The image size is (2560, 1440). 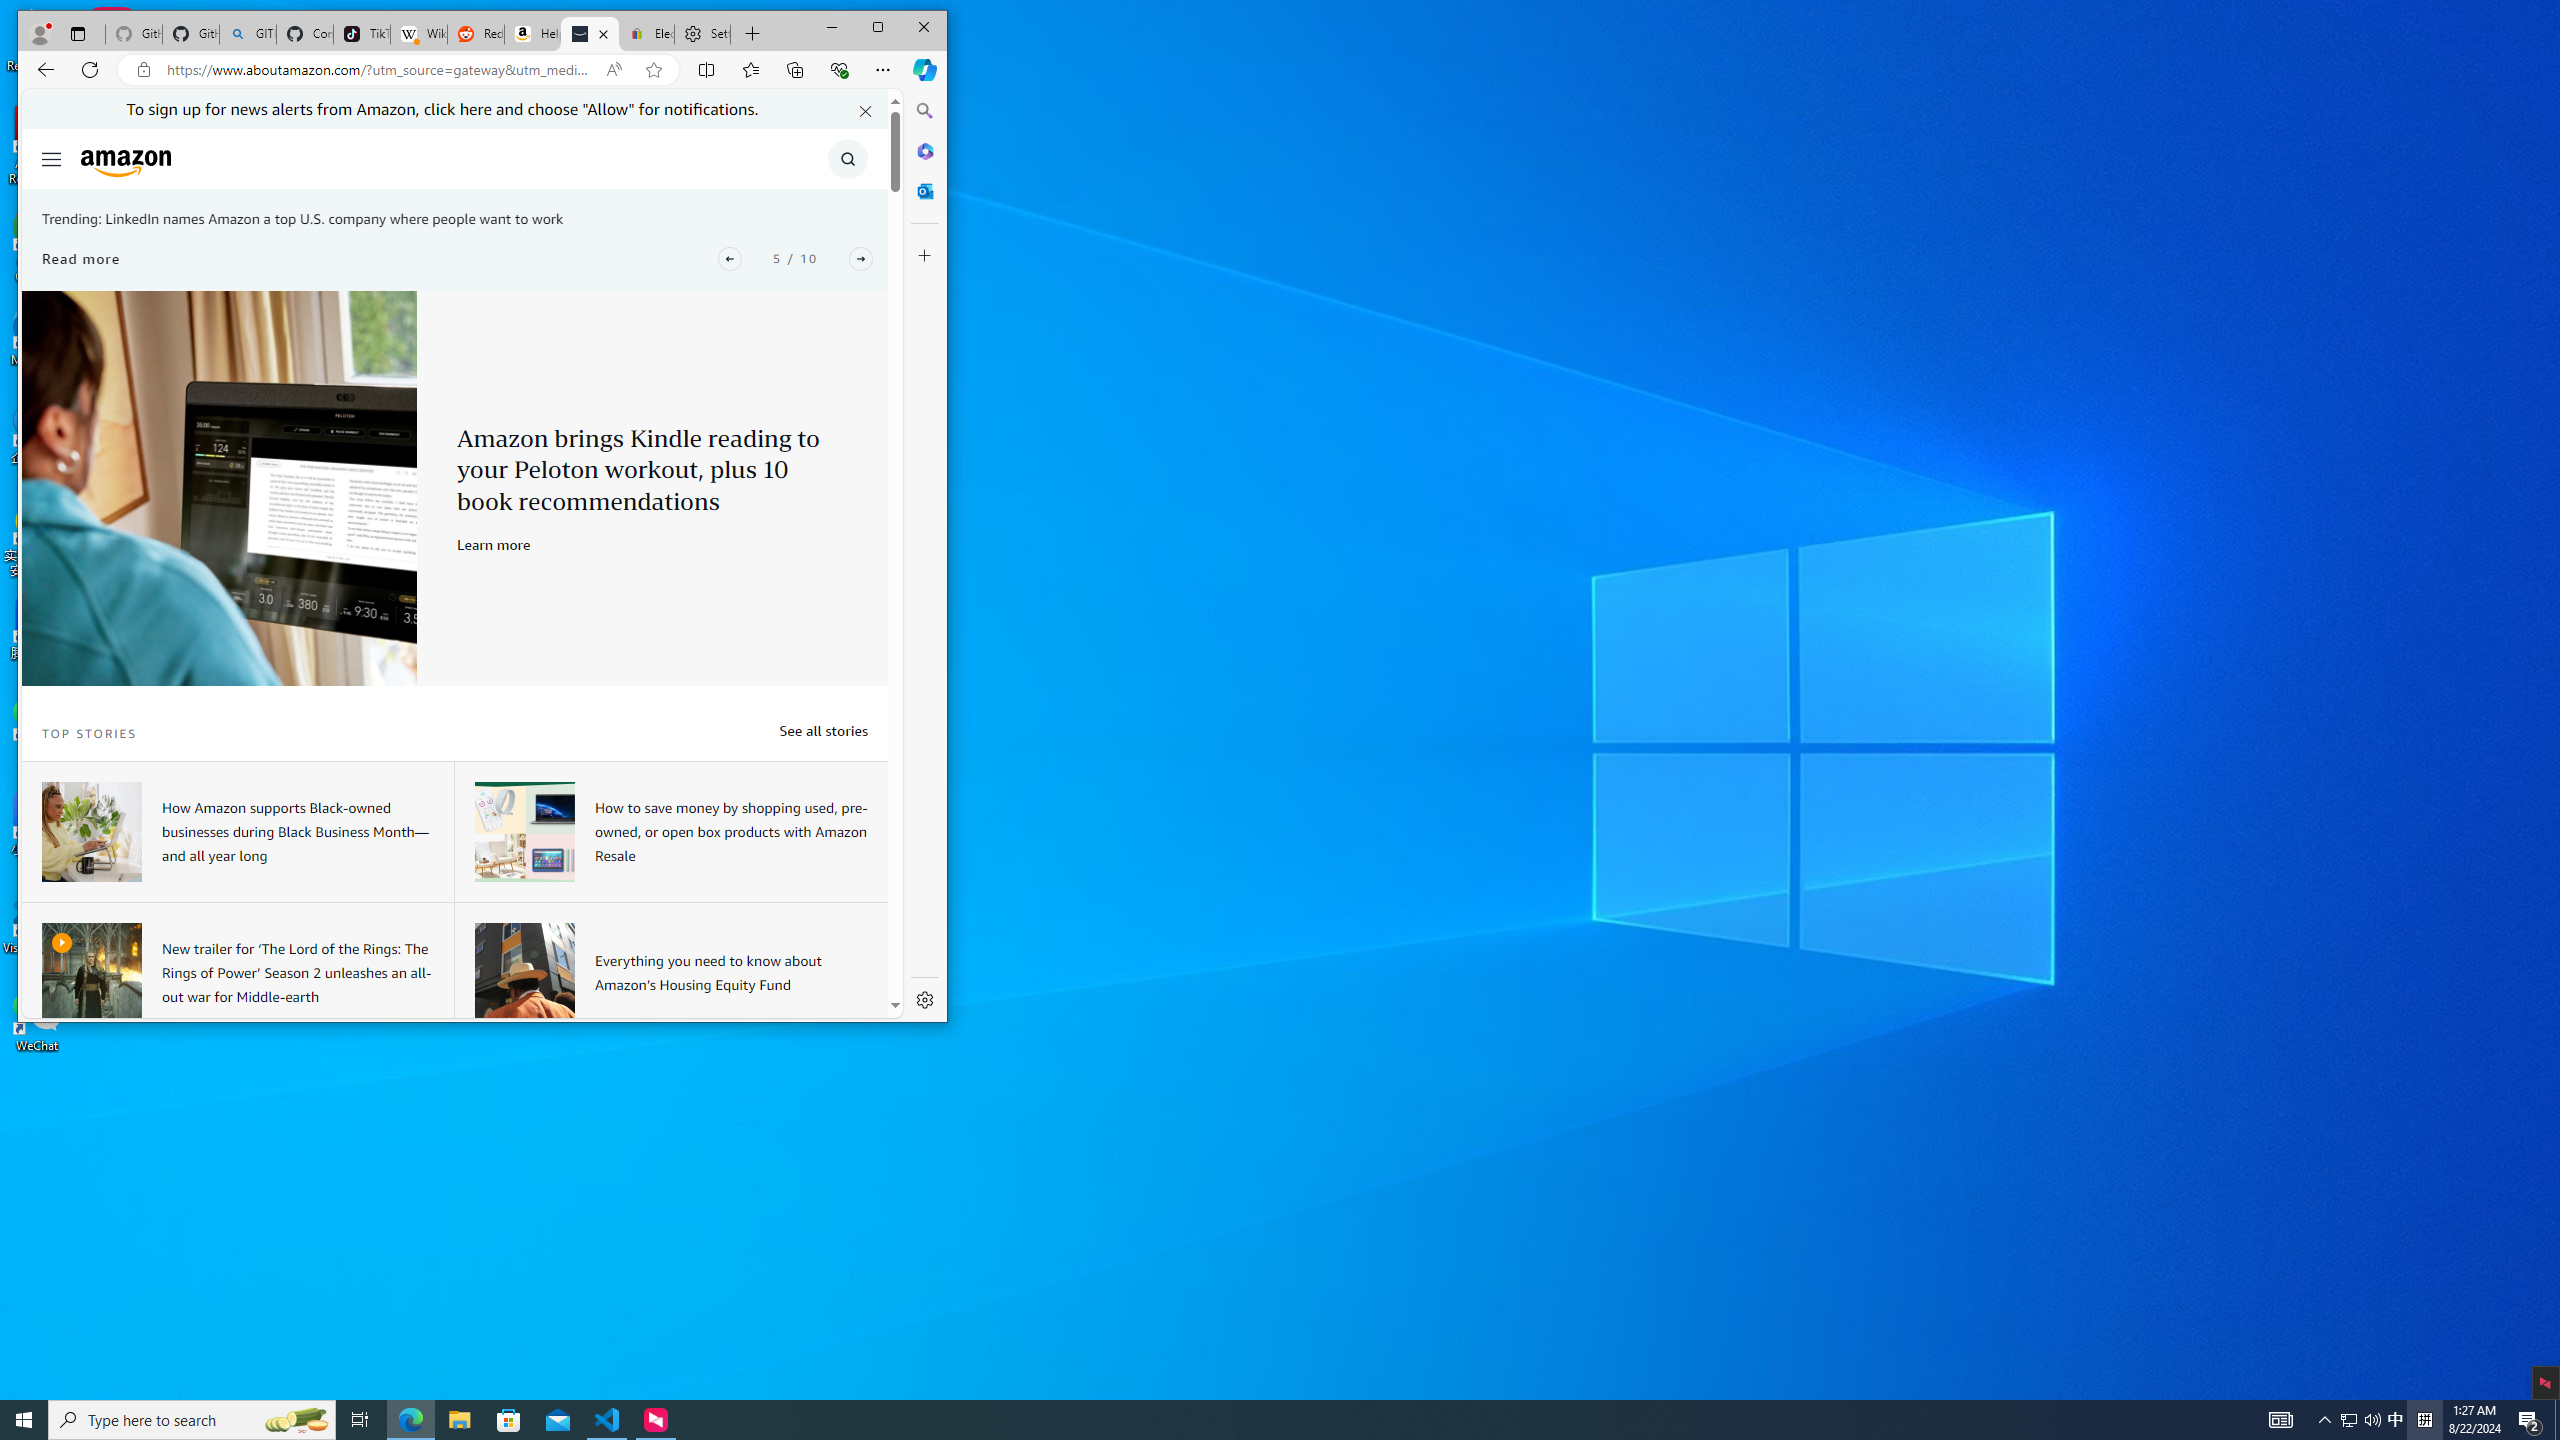 What do you see at coordinates (847, 157) in the screenshot?
I see `'Class: icon-search'` at bounding box center [847, 157].